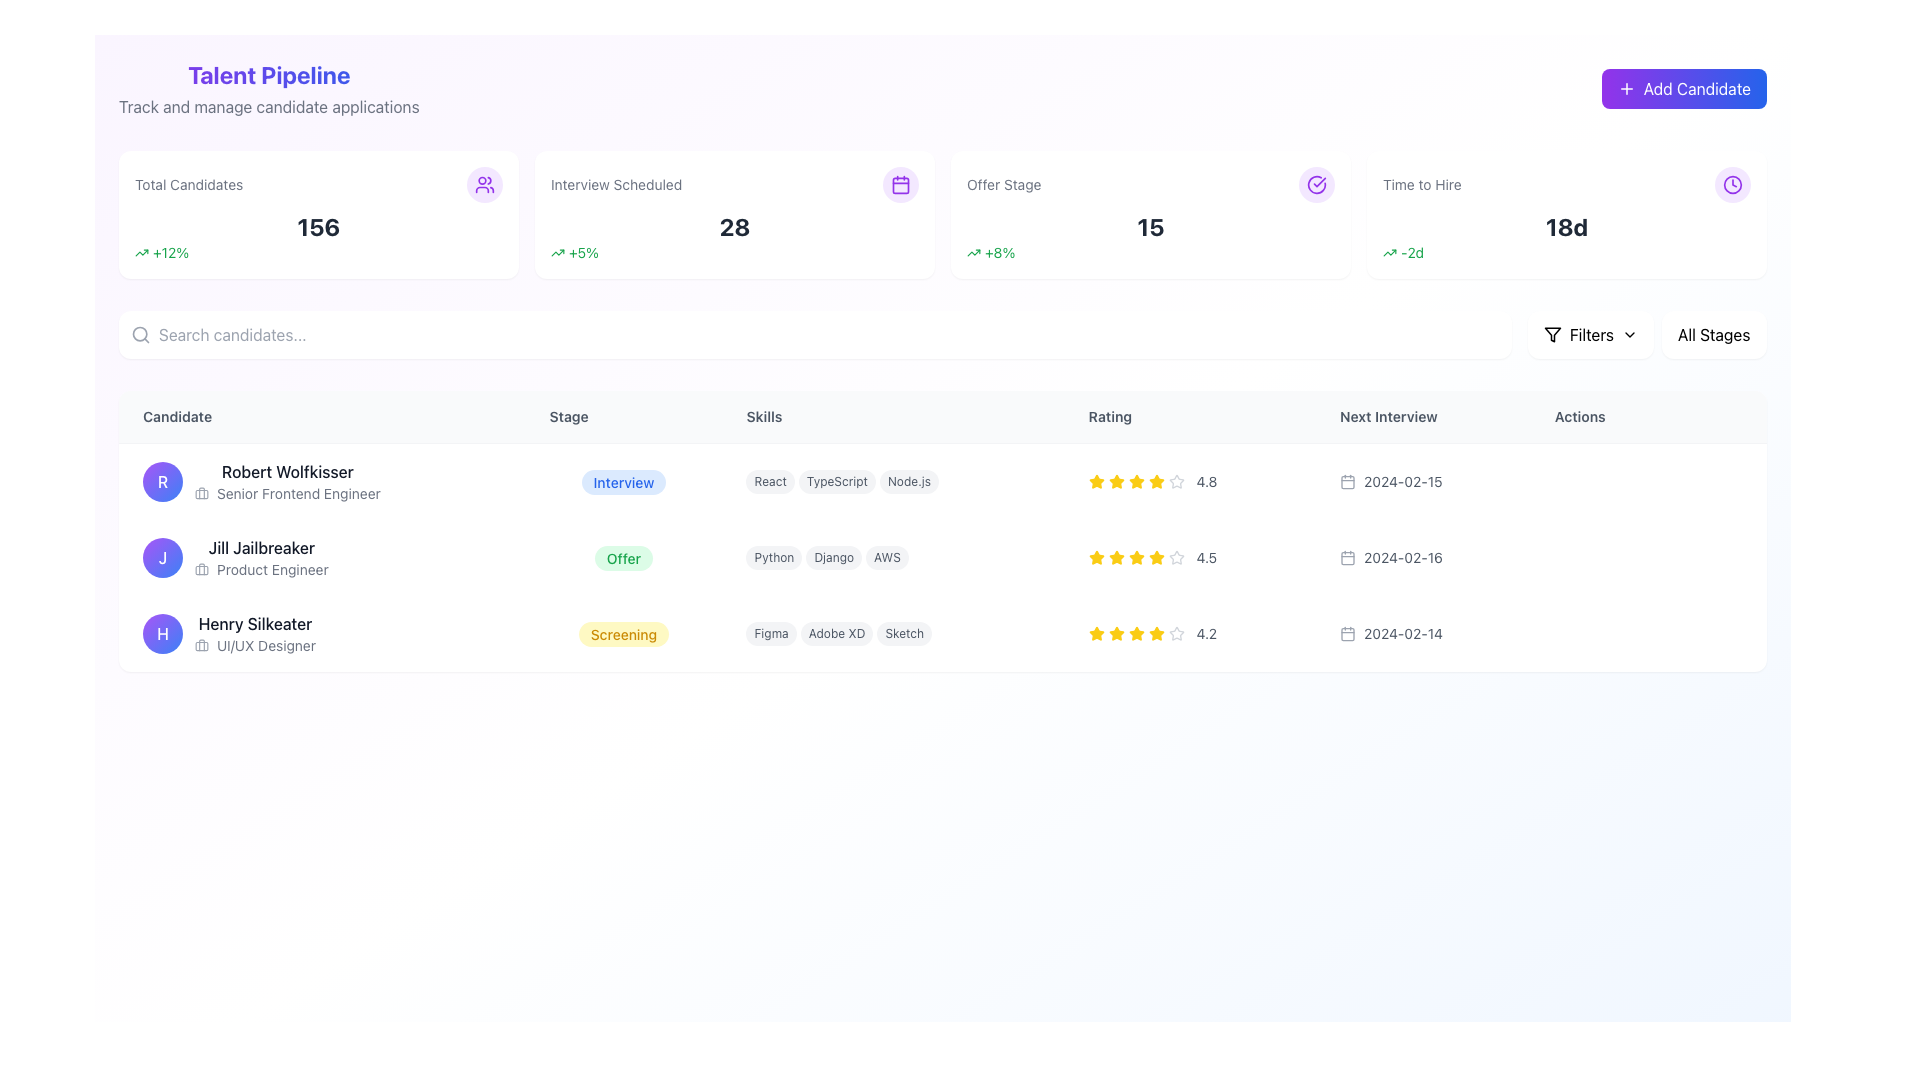 This screenshot has height=1080, width=1920. I want to click on the first row of the candidate information table, which includes details such as name, job title, status, skills, rating, and next interview date, so click(941, 481).